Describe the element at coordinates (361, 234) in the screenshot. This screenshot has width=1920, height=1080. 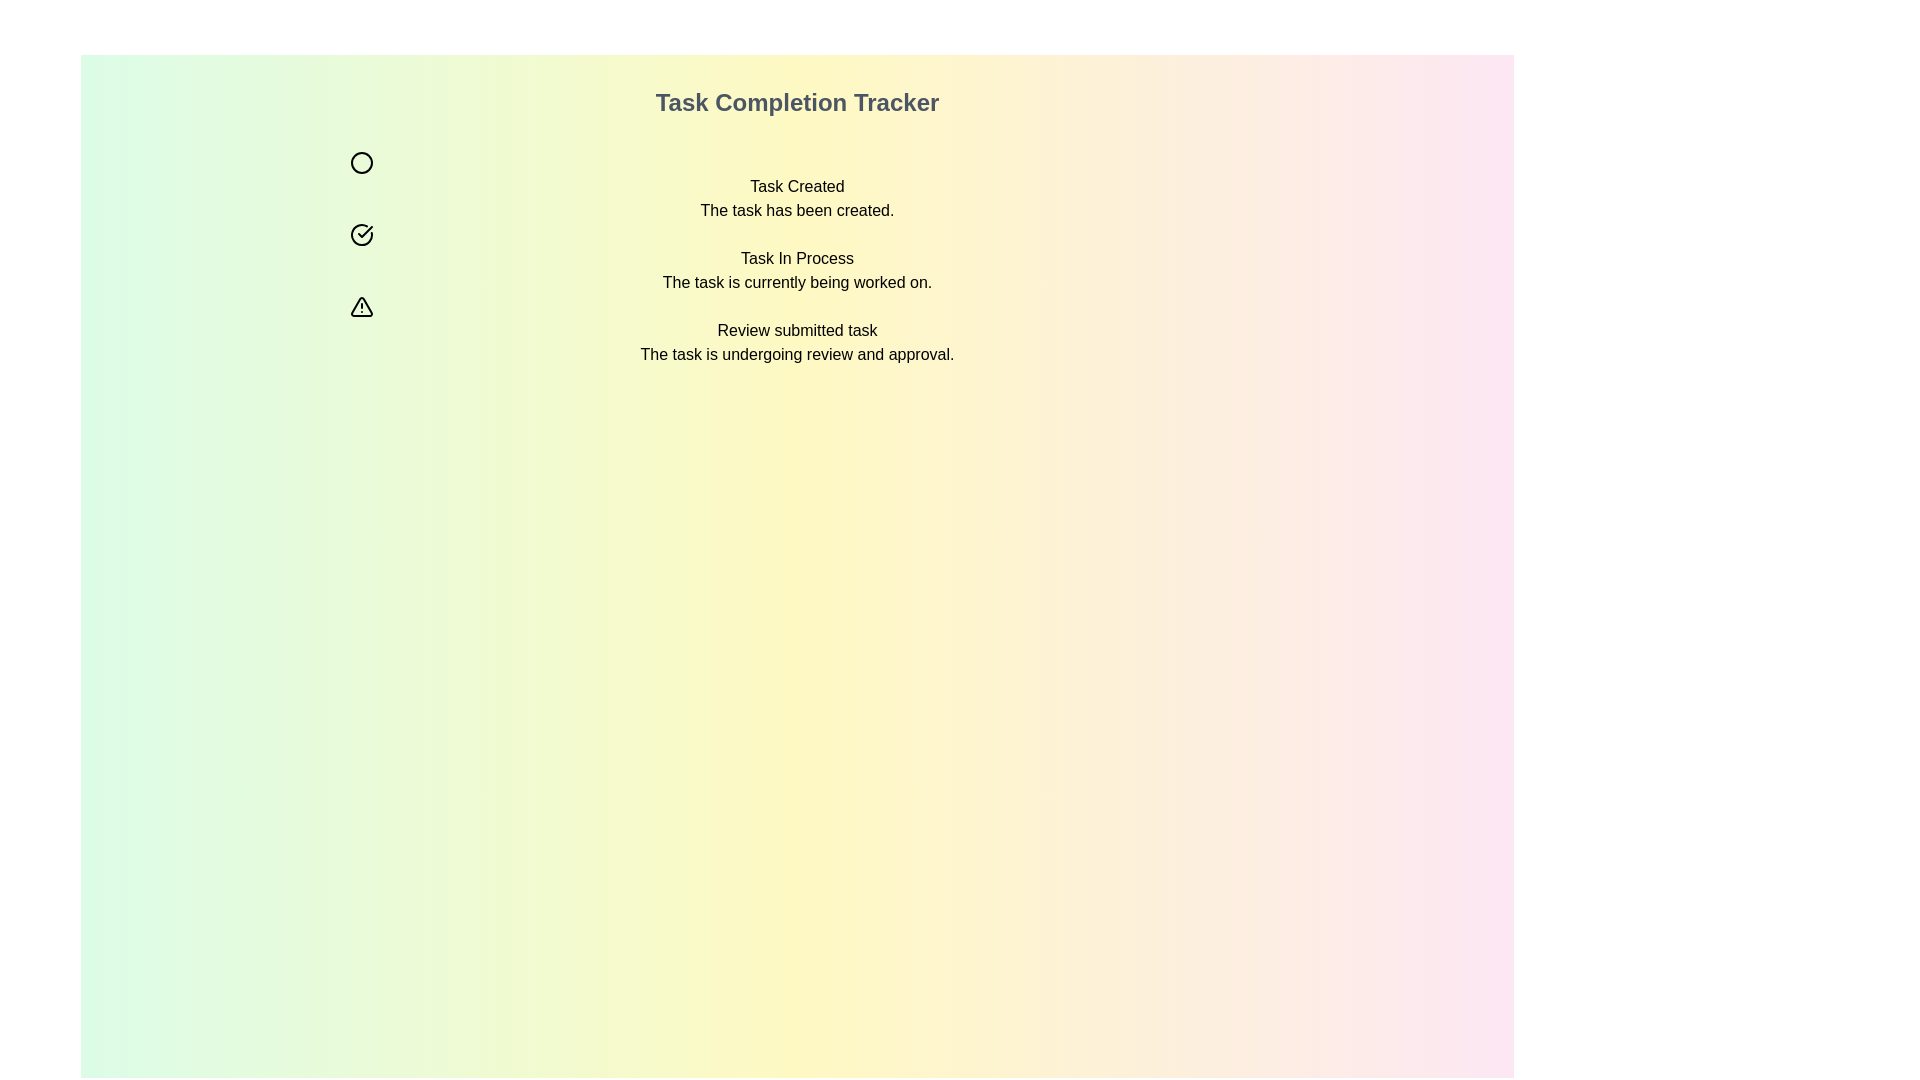
I see `the status check circle icon, which is the second icon in a vertical group of three, located to the left of the text 'Task In Process The task is currently being worked on.'` at that location.